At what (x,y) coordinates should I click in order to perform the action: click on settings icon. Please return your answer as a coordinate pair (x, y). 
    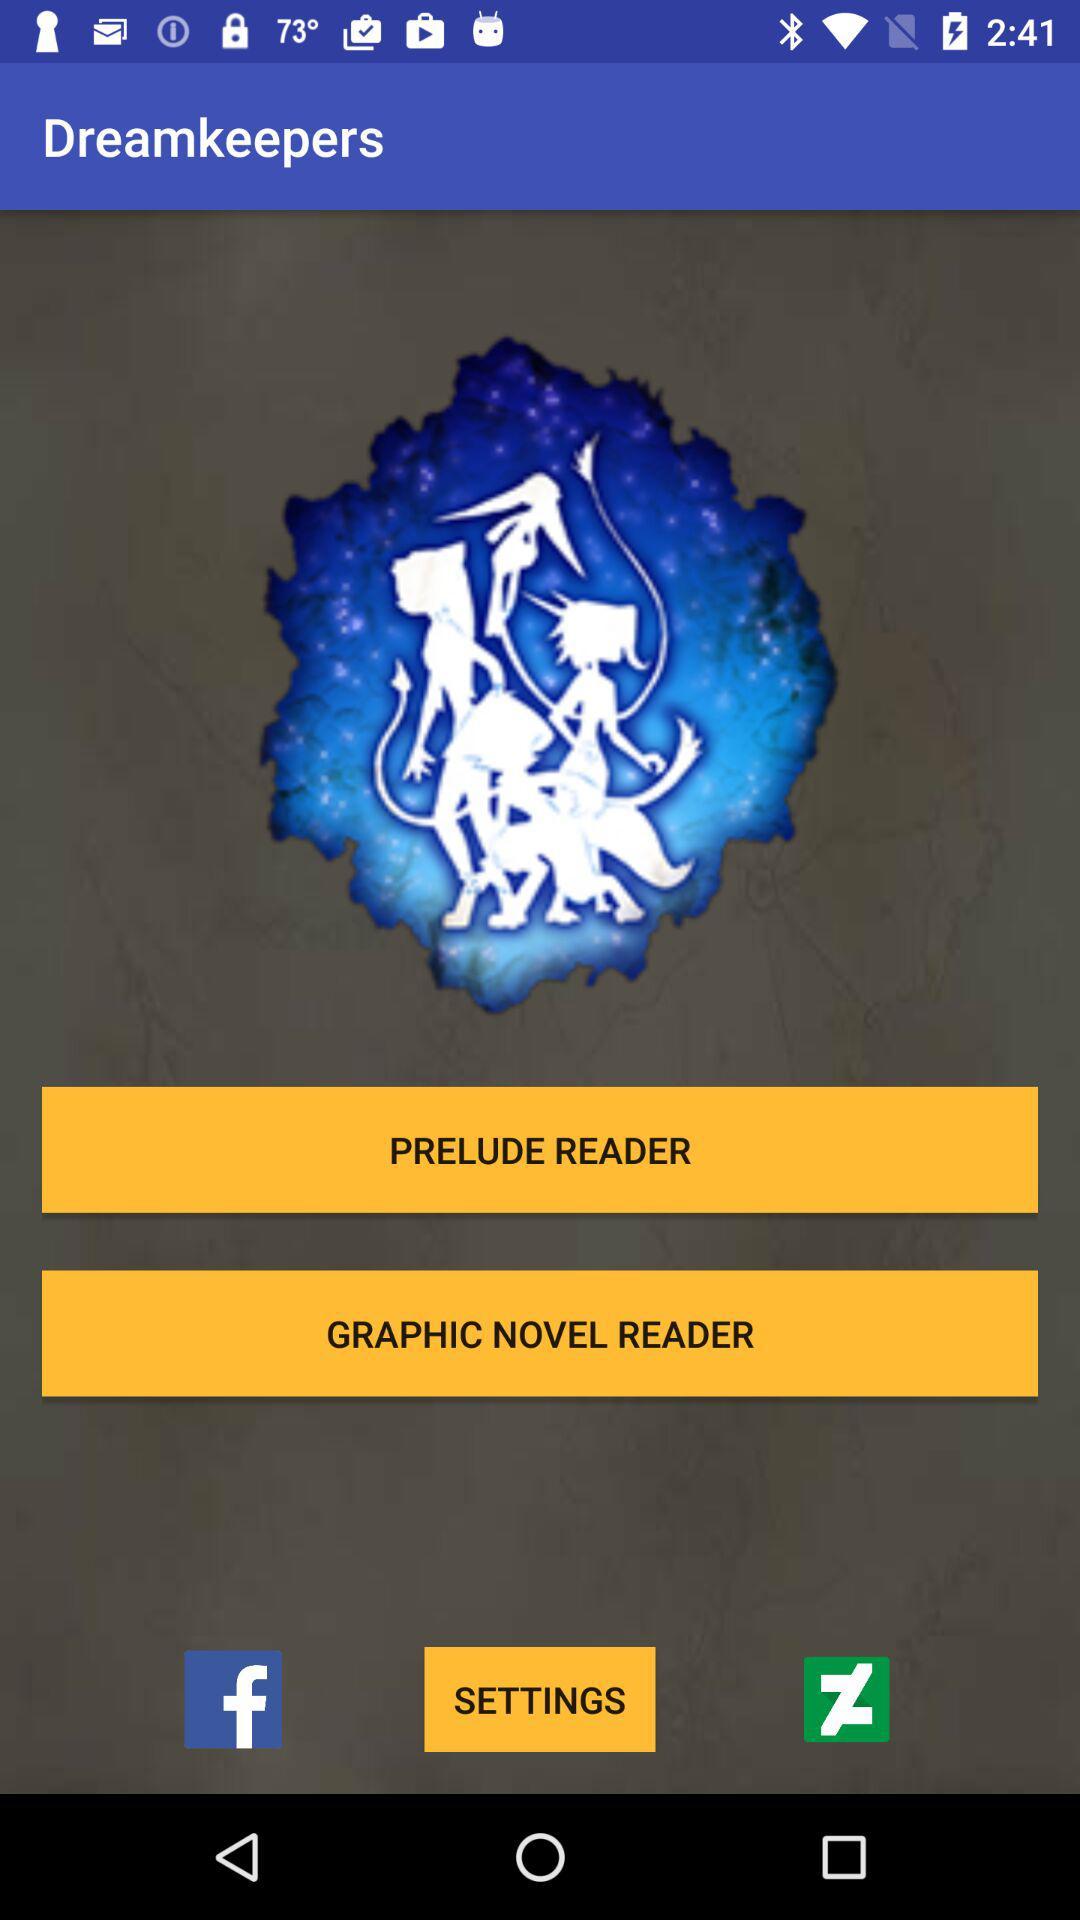
    Looking at the image, I should click on (540, 1698).